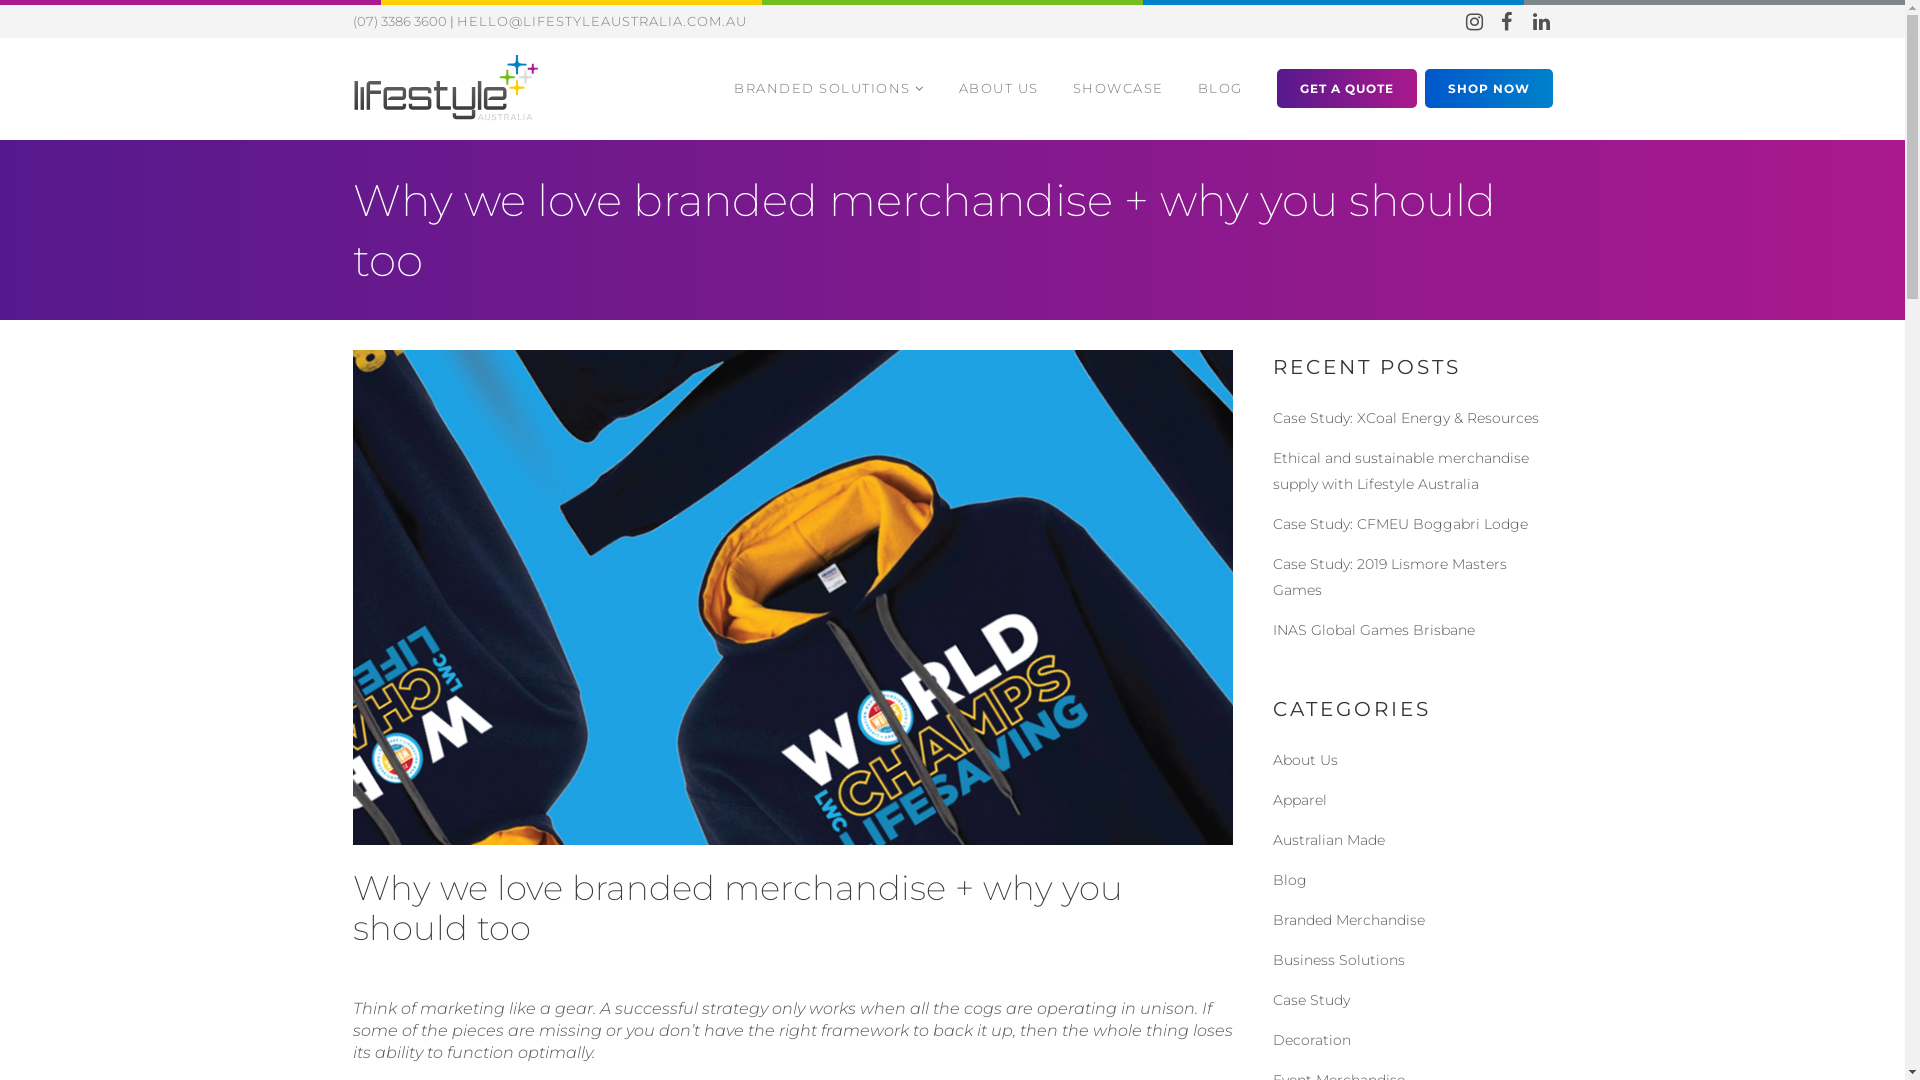  I want to click on 'ABOUT US', so click(998, 87).